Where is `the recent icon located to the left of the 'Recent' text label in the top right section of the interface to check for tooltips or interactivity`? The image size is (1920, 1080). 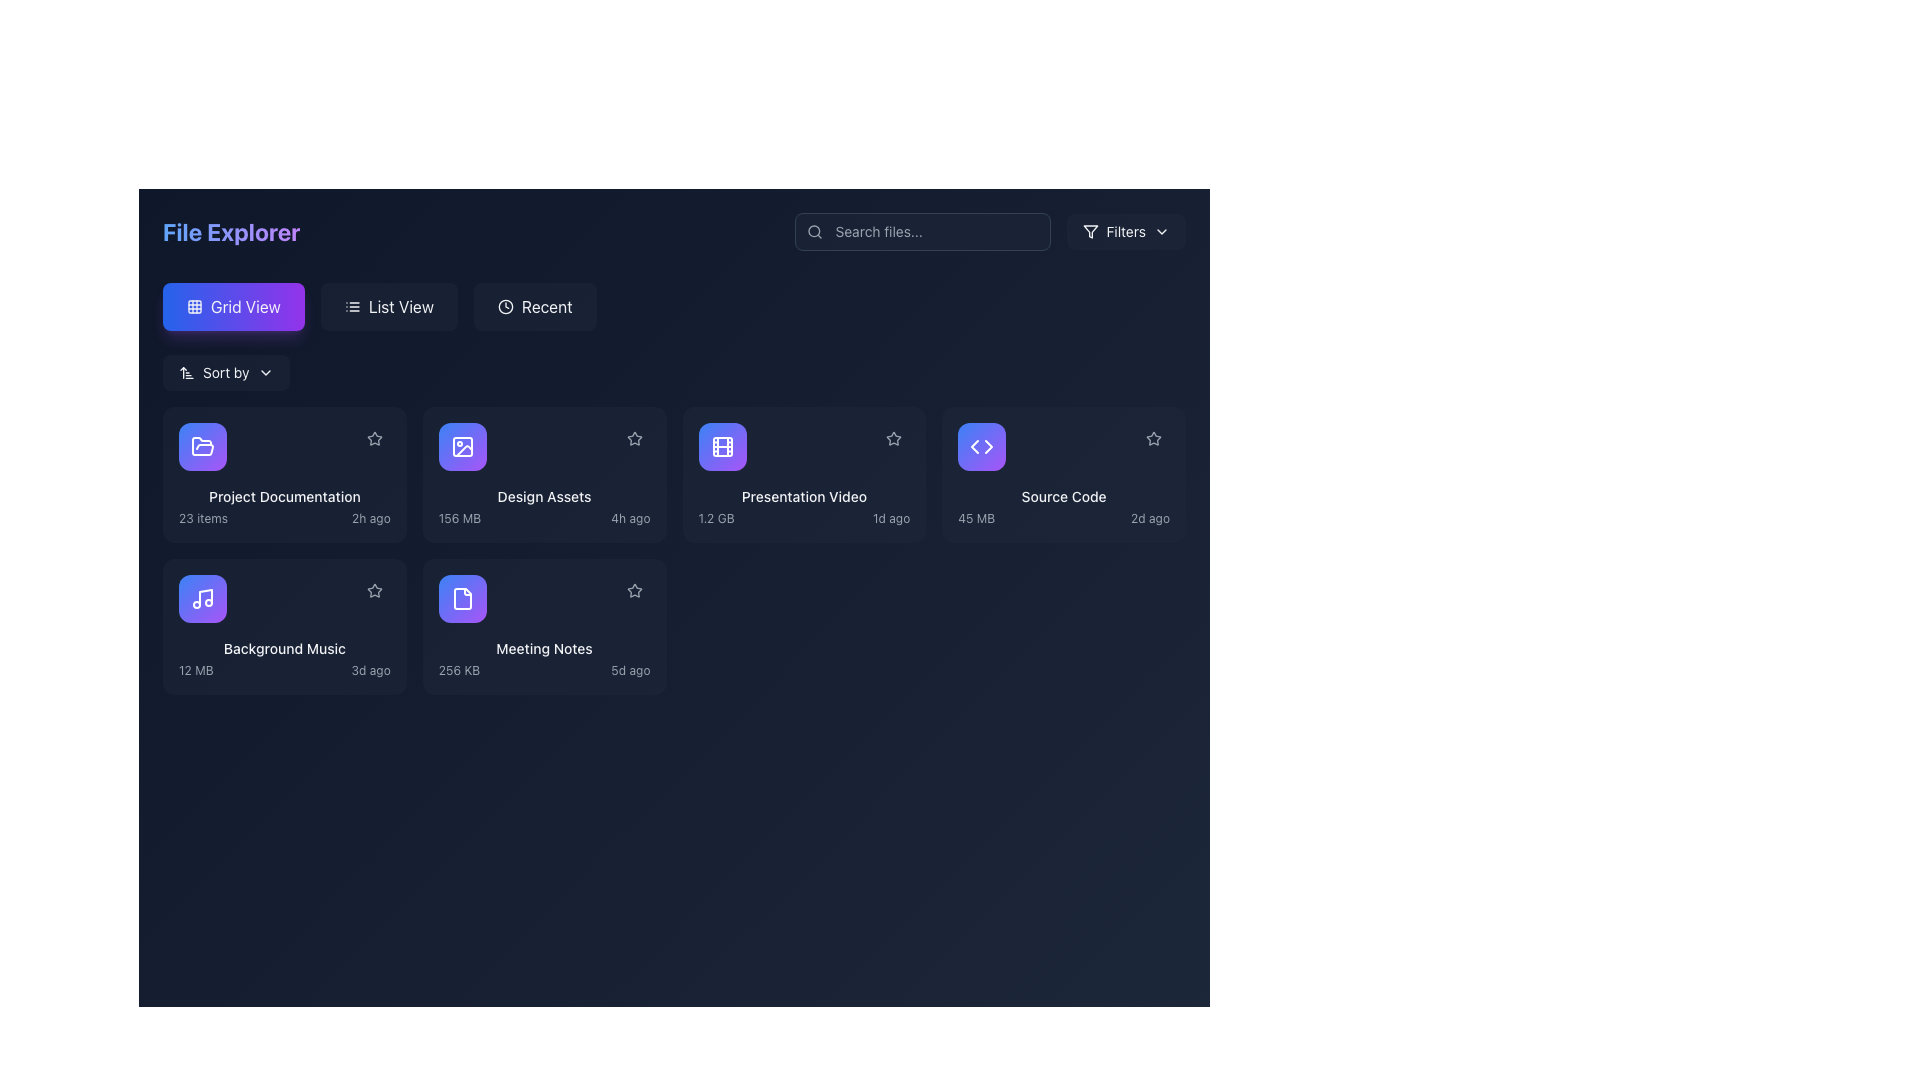 the recent icon located to the left of the 'Recent' text label in the top right section of the interface to check for tooltips or interactivity is located at coordinates (505, 307).